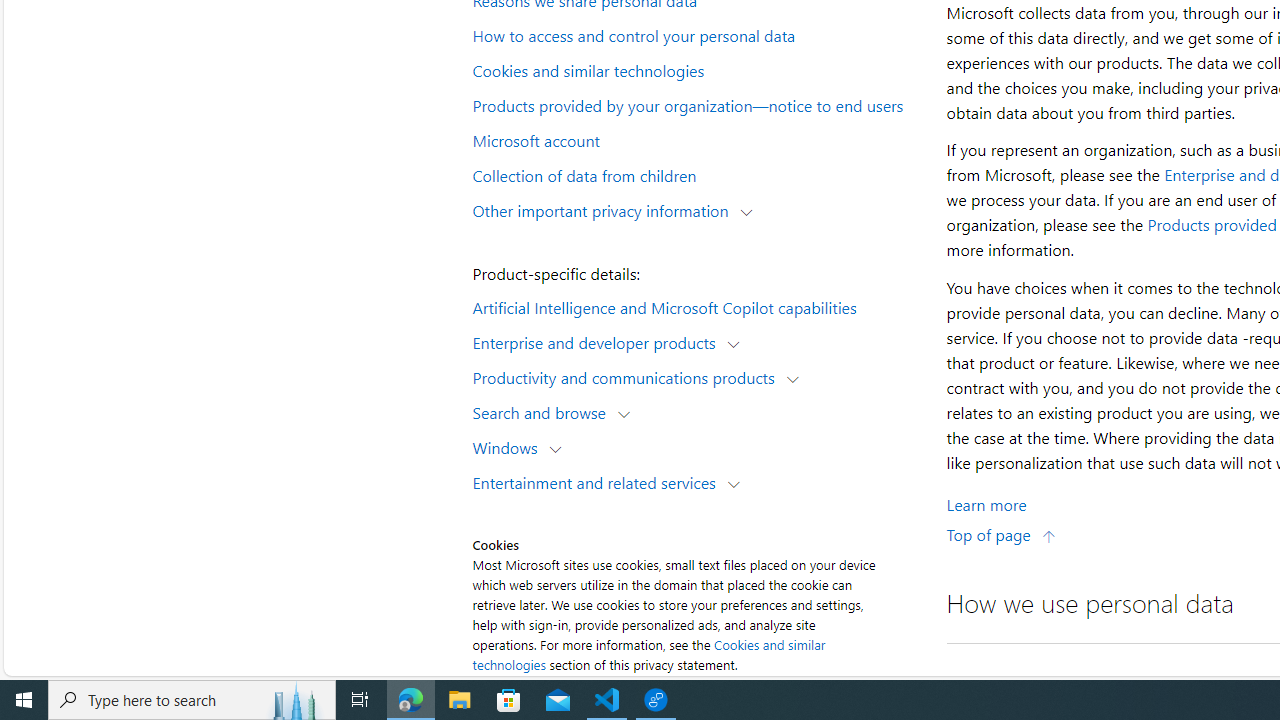 The width and height of the screenshot is (1280, 720). Describe the element at coordinates (510, 446) in the screenshot. I see `'Windows'` at that location.